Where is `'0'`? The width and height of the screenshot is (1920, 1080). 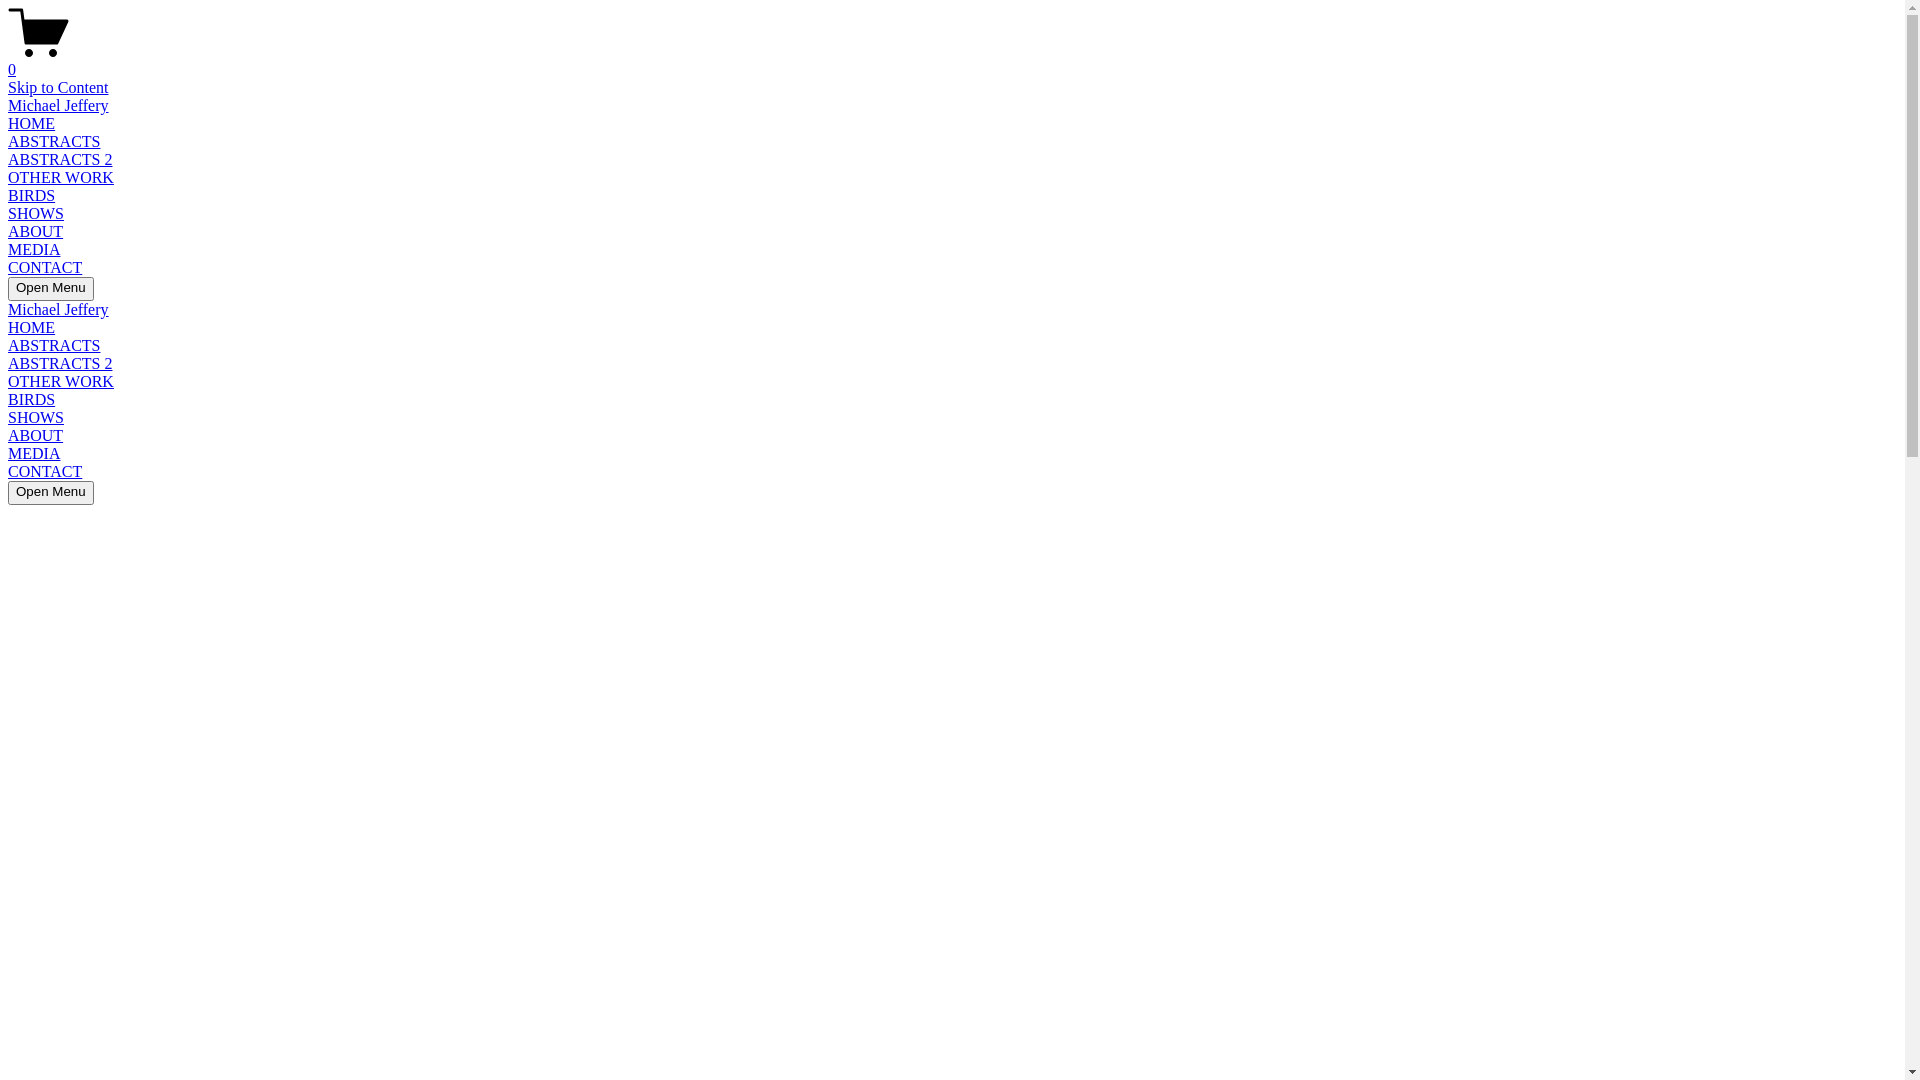 '0' is located at coordinates (8, 60).